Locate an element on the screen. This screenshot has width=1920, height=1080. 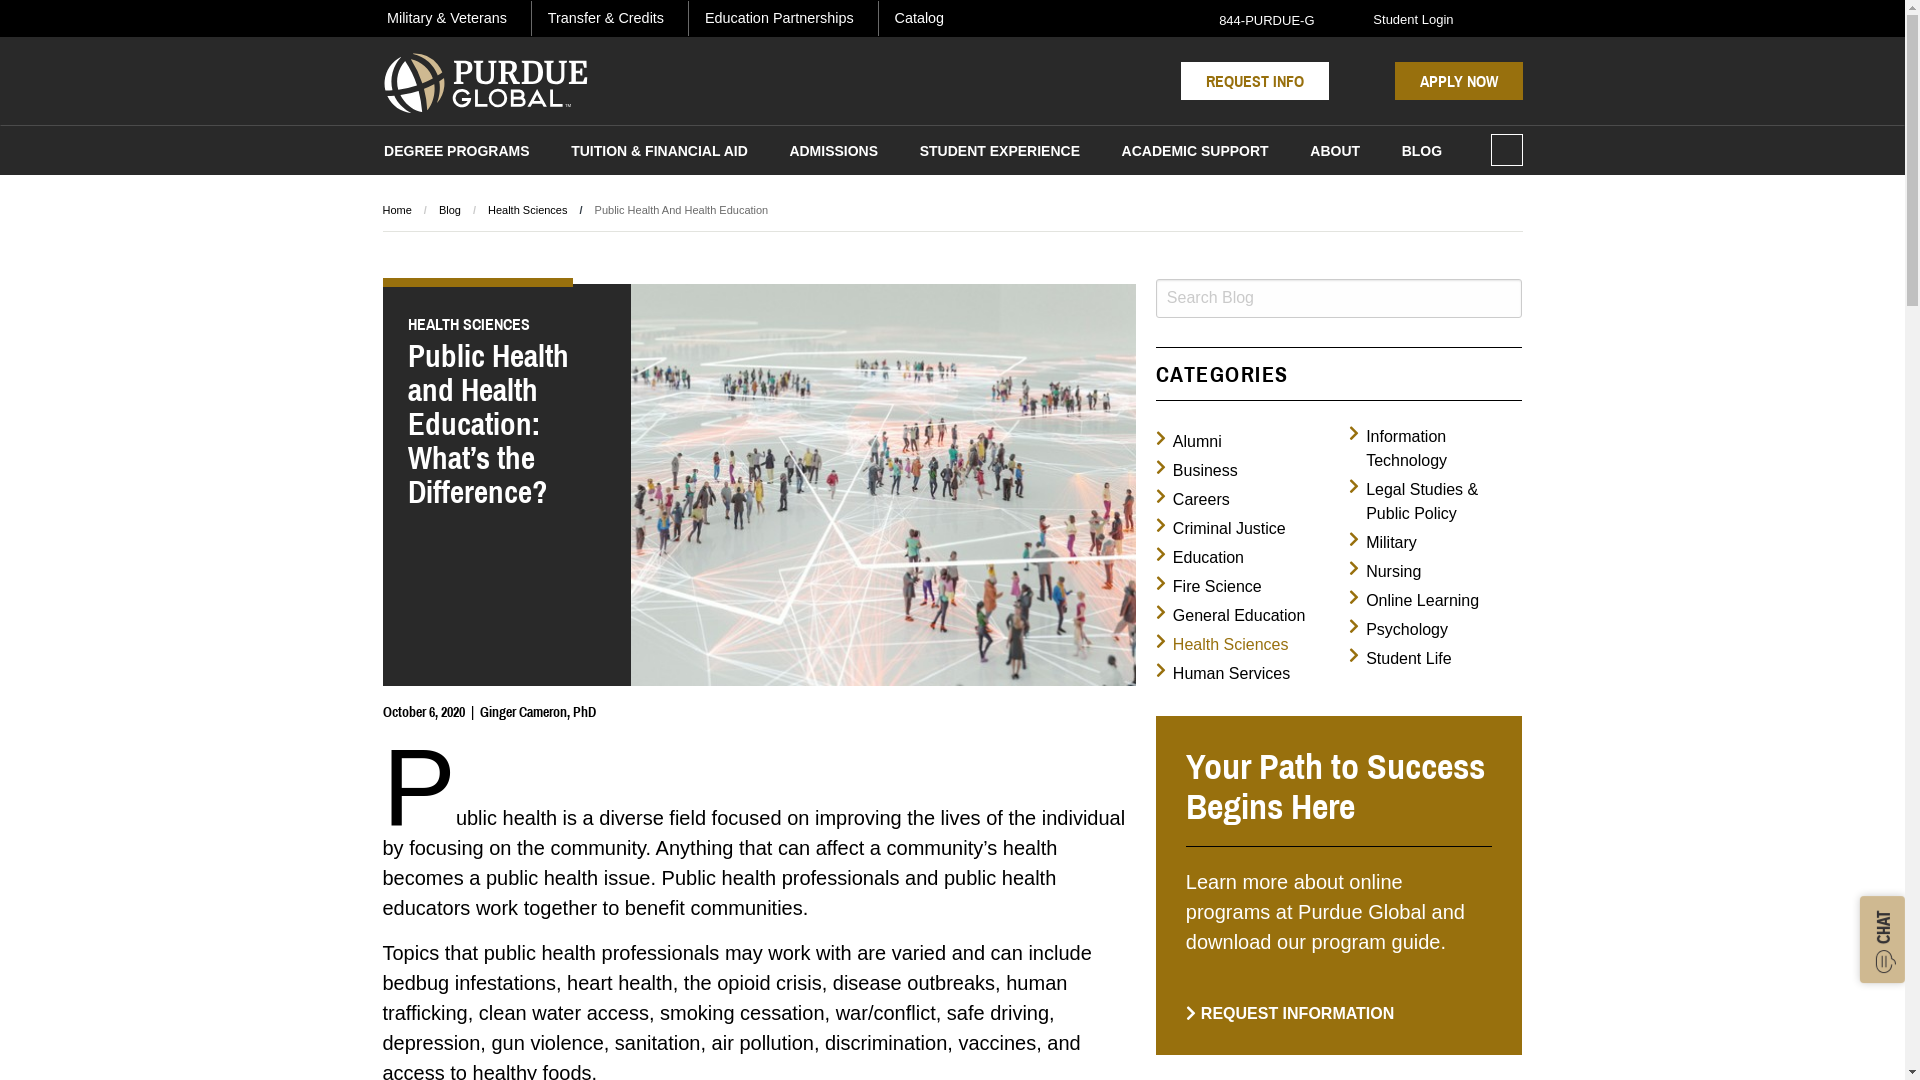
'Information Technology' is located at coordinates (1348, 447).